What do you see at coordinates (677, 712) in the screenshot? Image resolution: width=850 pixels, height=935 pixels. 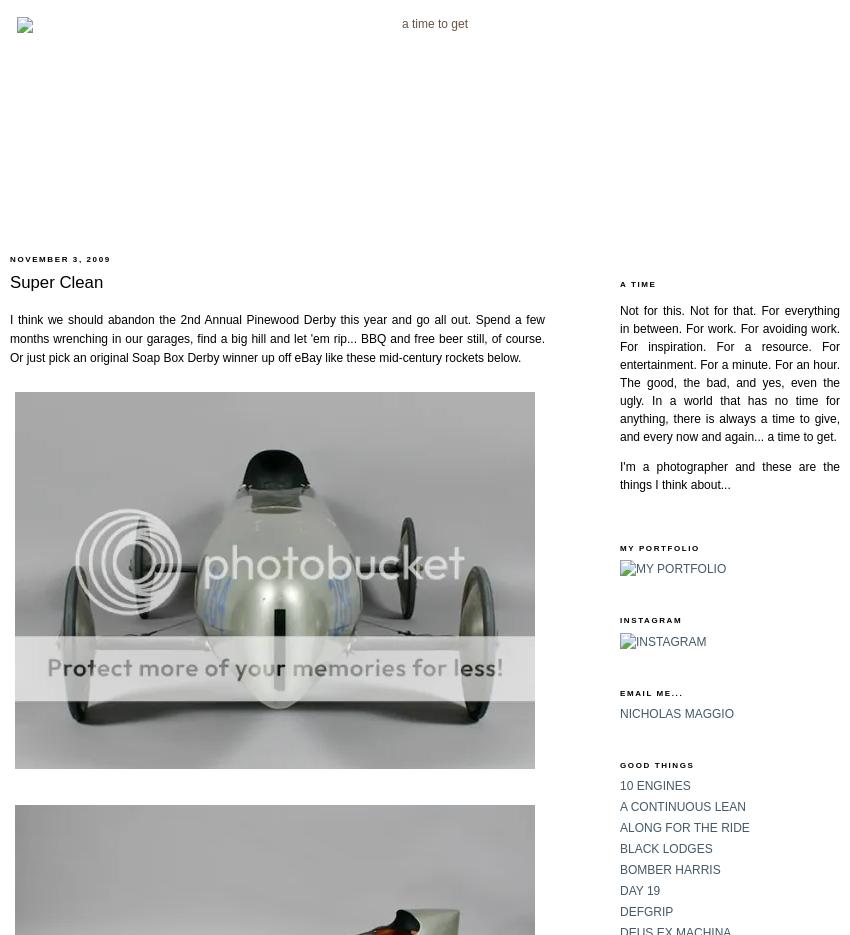 I see `'NICHOLAS MAGGIO'` at bounding box center [677, 712].